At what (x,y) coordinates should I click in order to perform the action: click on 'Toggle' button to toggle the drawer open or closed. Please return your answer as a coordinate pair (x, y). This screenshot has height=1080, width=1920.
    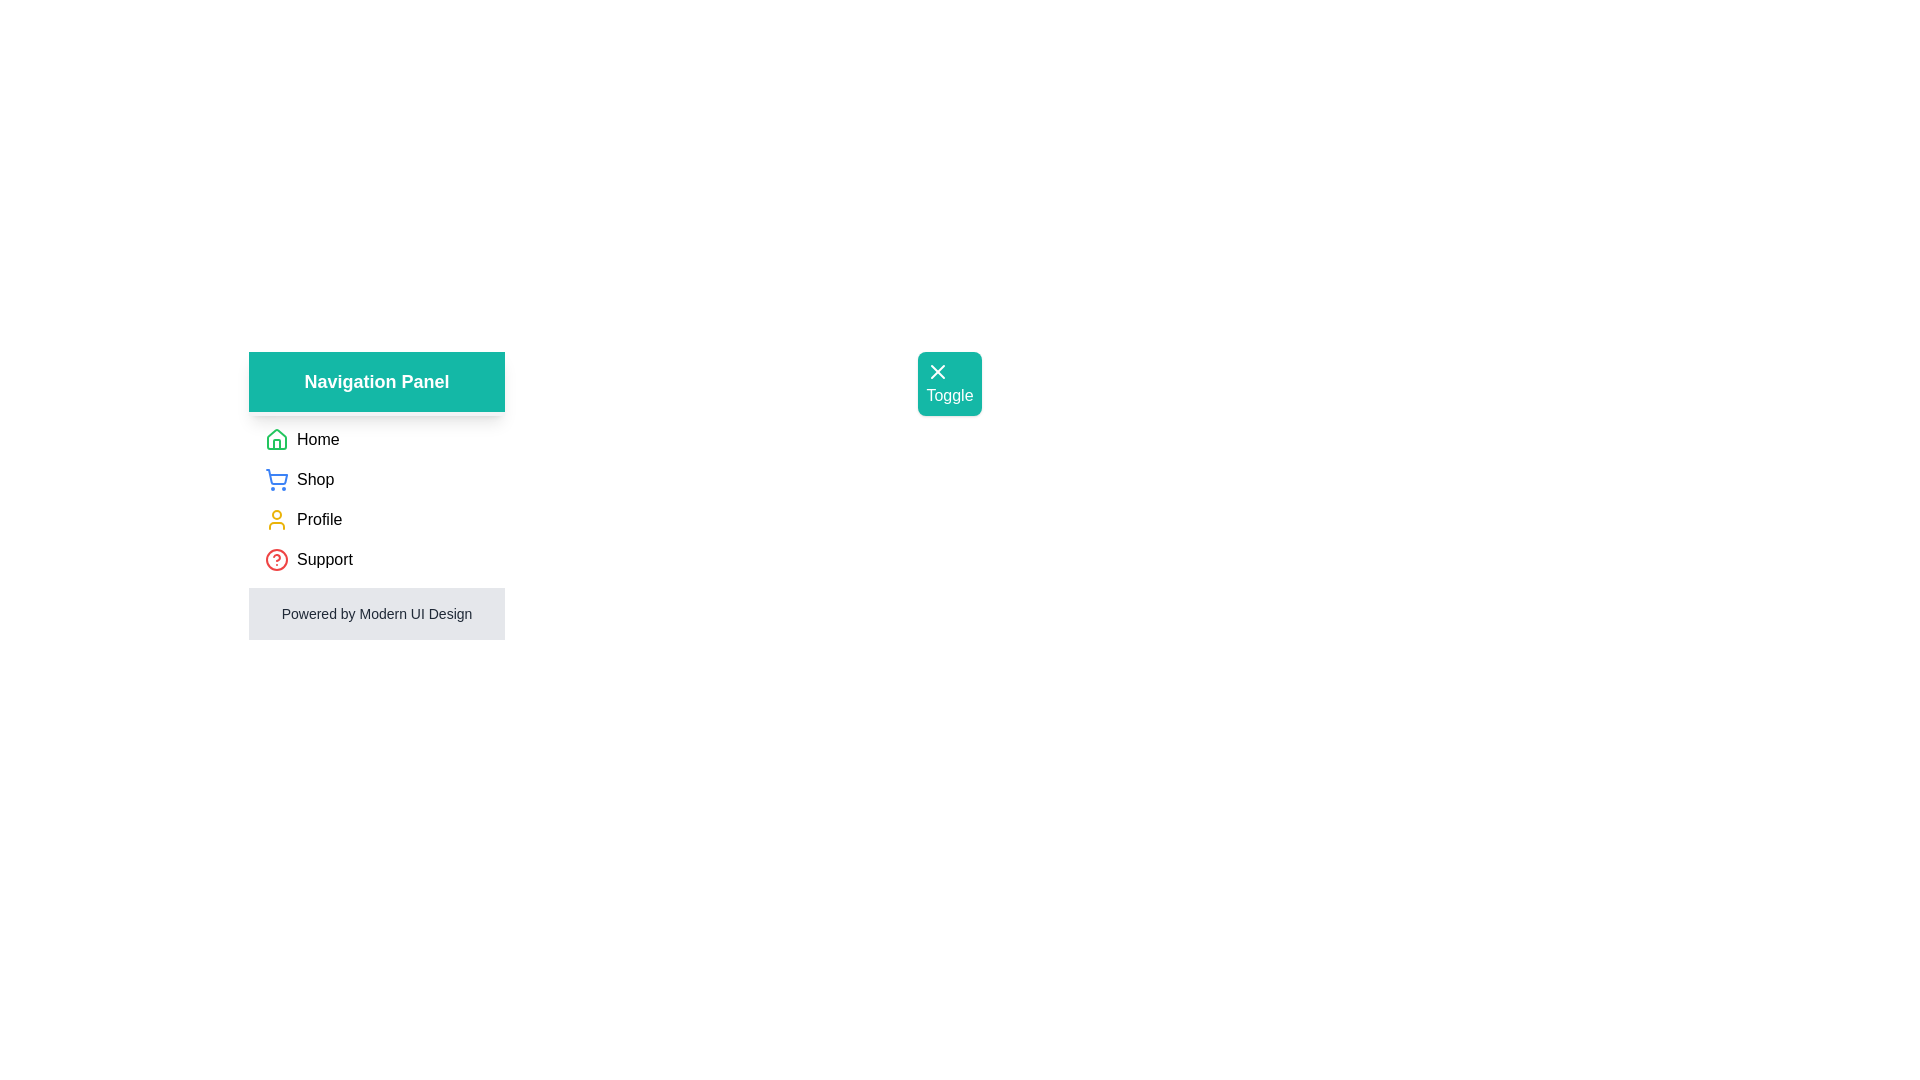
    Looking at the image, I should click on (949, 384).